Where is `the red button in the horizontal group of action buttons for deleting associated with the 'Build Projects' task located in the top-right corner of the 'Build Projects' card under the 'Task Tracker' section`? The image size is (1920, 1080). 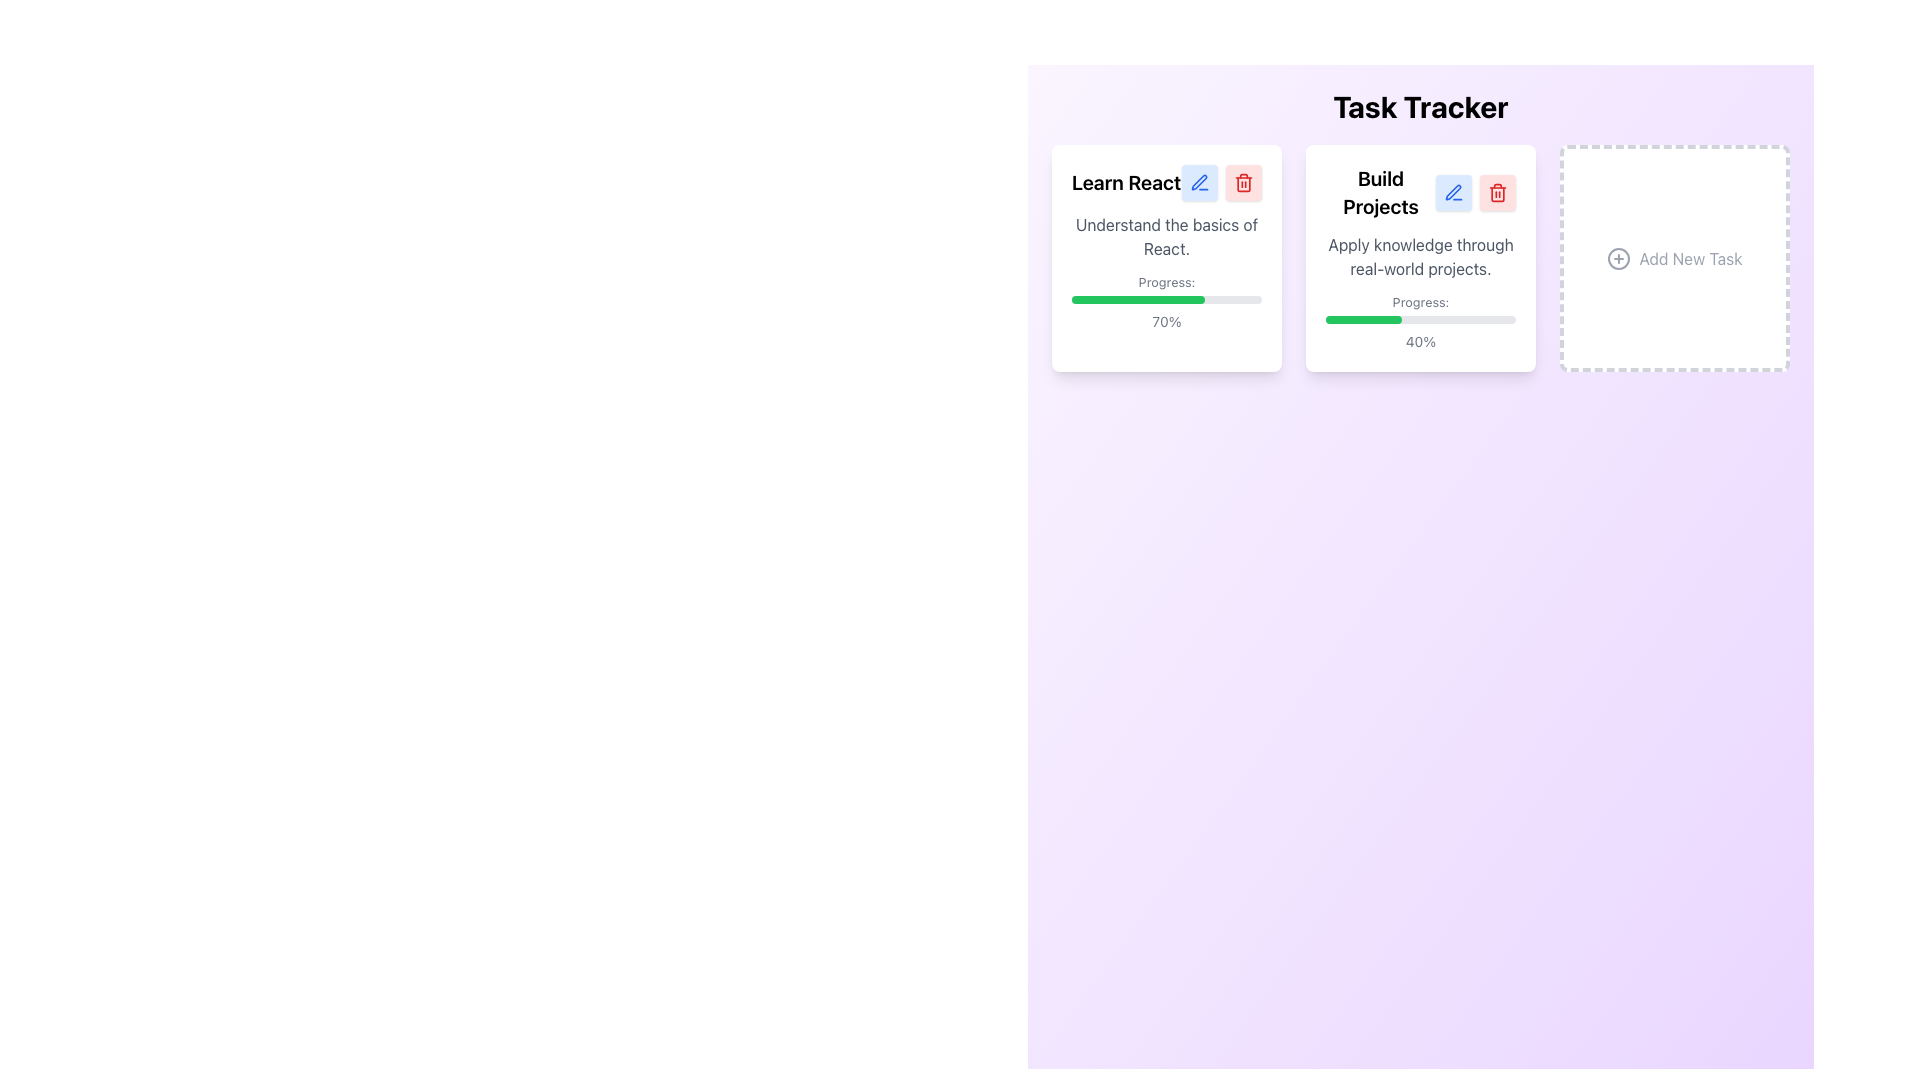 the red button in the horizontal group of action buttons for deleting associated with the 'Build Projects' task located in the top-right corner of the 'Build Projects' card under the 'Task Tracker' section is located at coordinates (1476, 192).